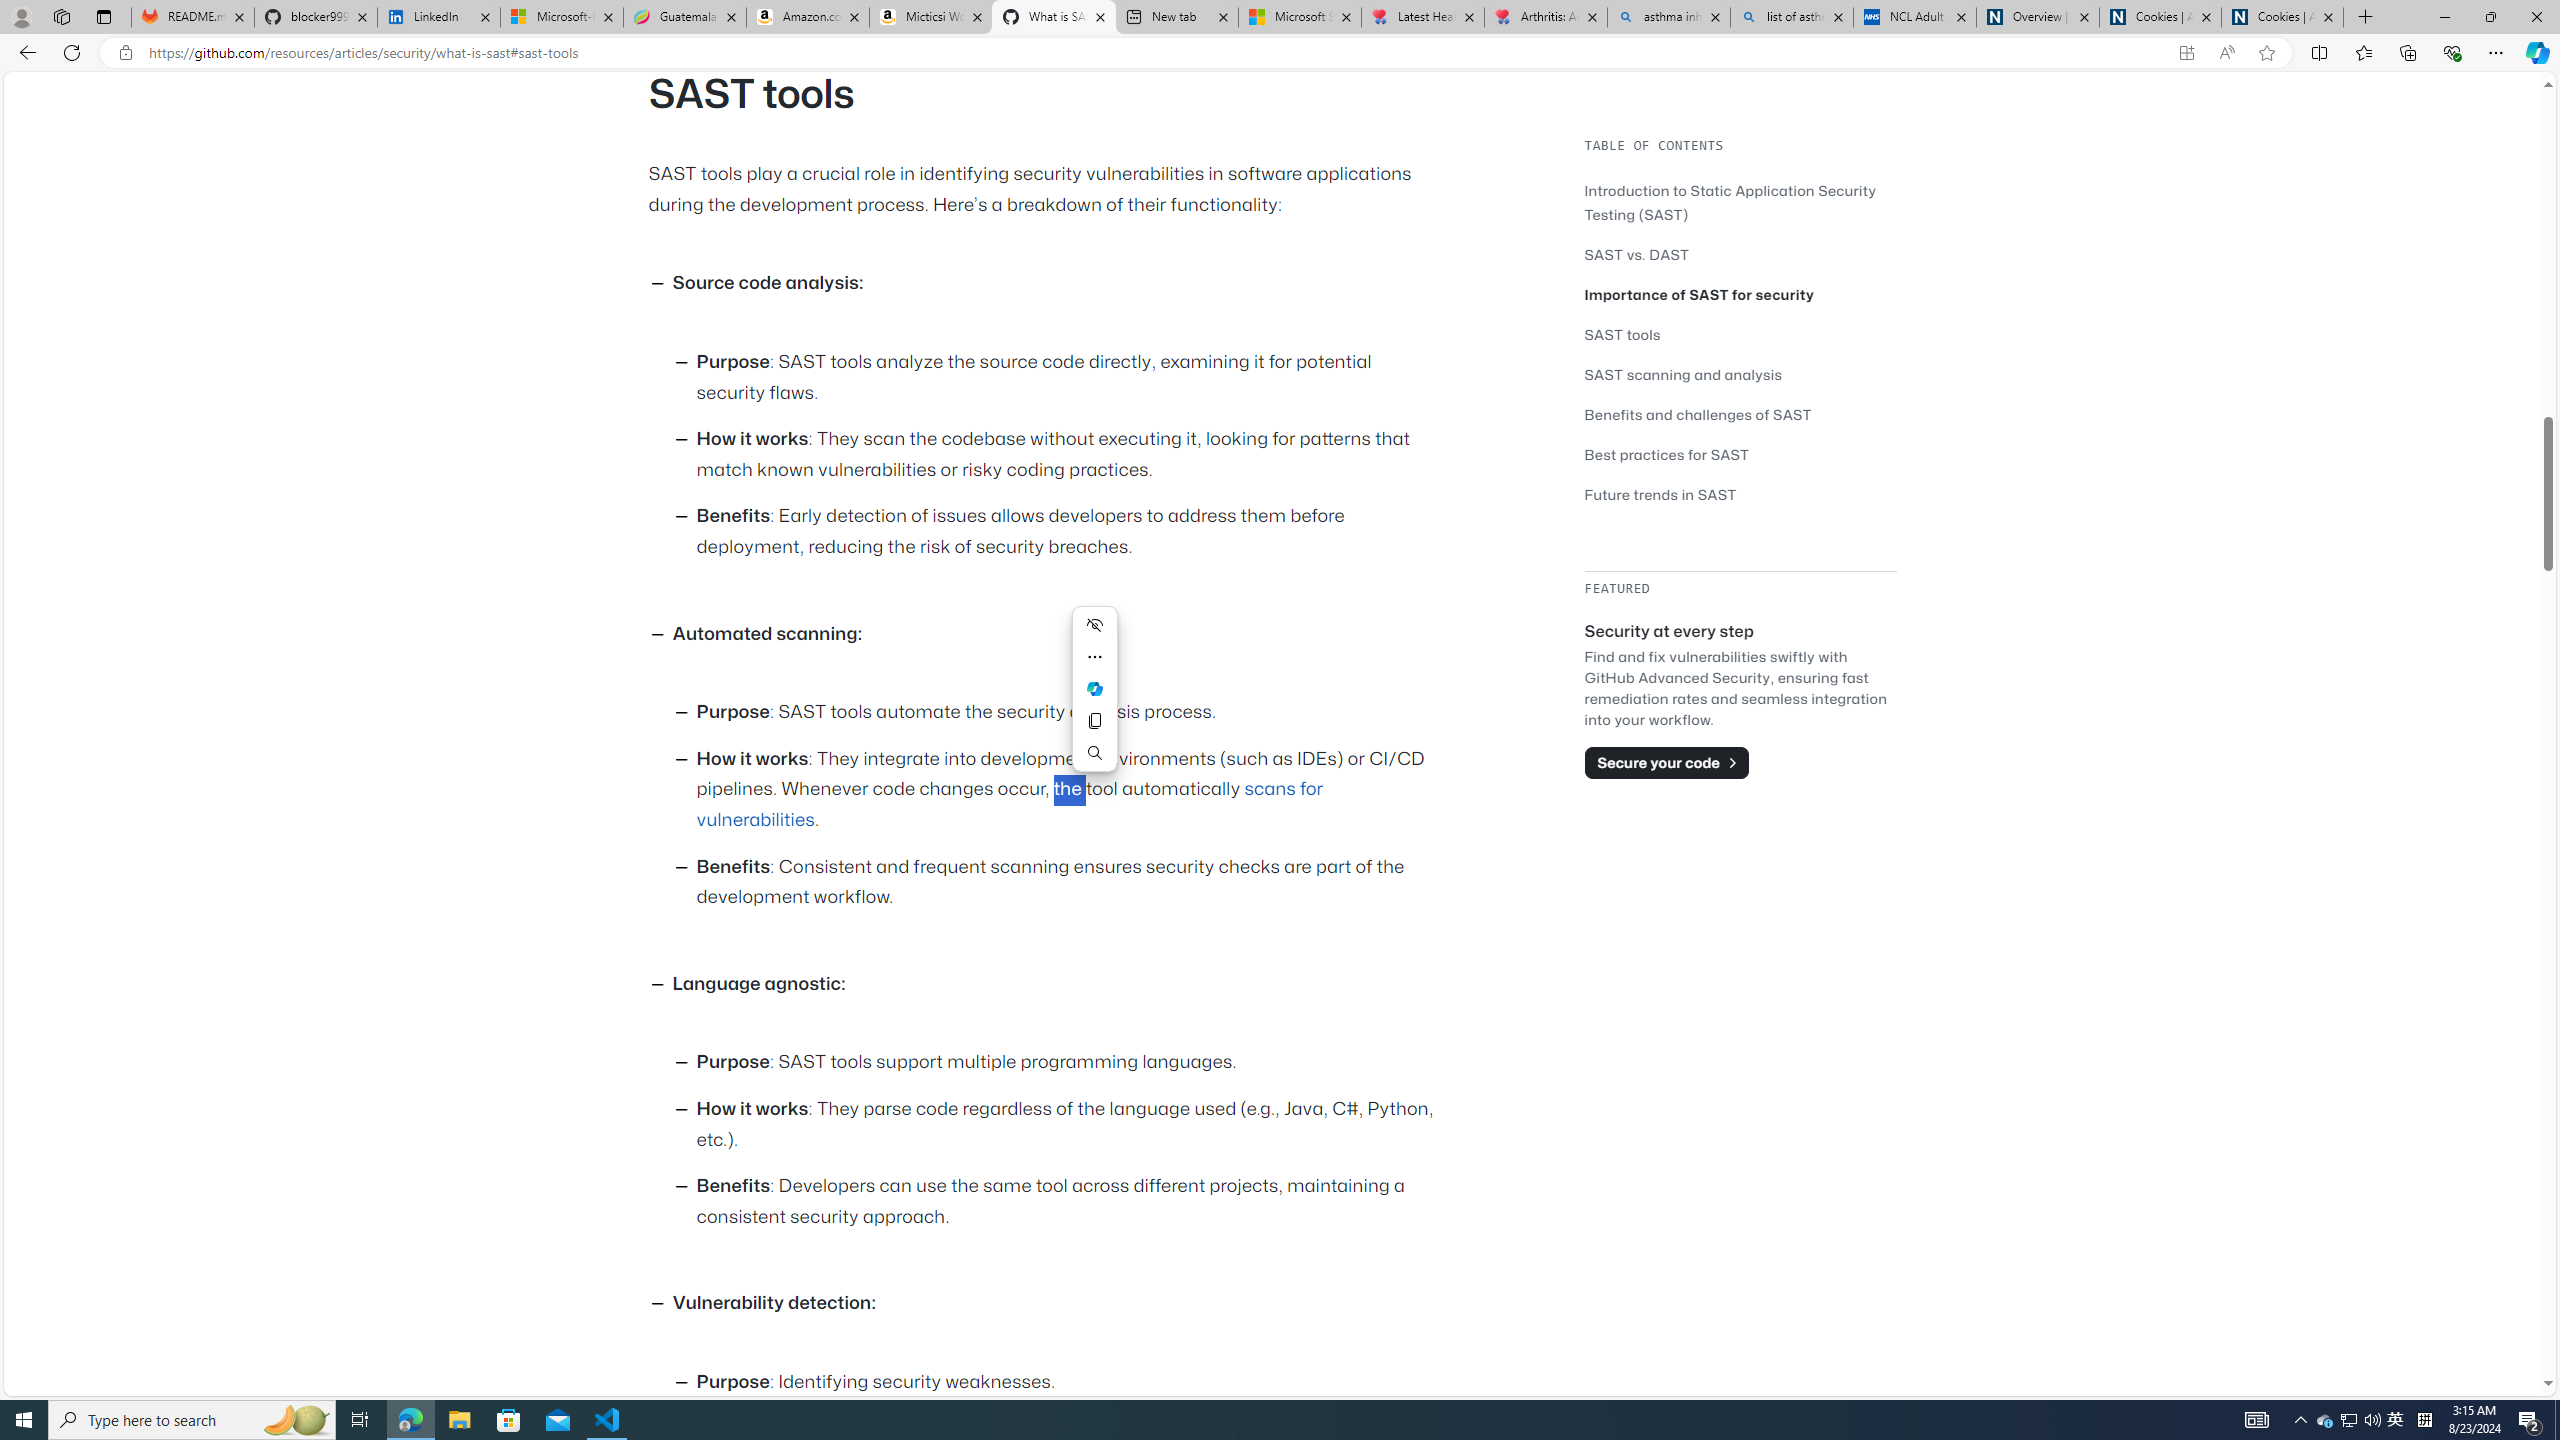 This screenshot has height=1440, width=2560. Describe the element at coordinates (1622, 333) in the screenshot. I see `'SAST tools'` at that location.